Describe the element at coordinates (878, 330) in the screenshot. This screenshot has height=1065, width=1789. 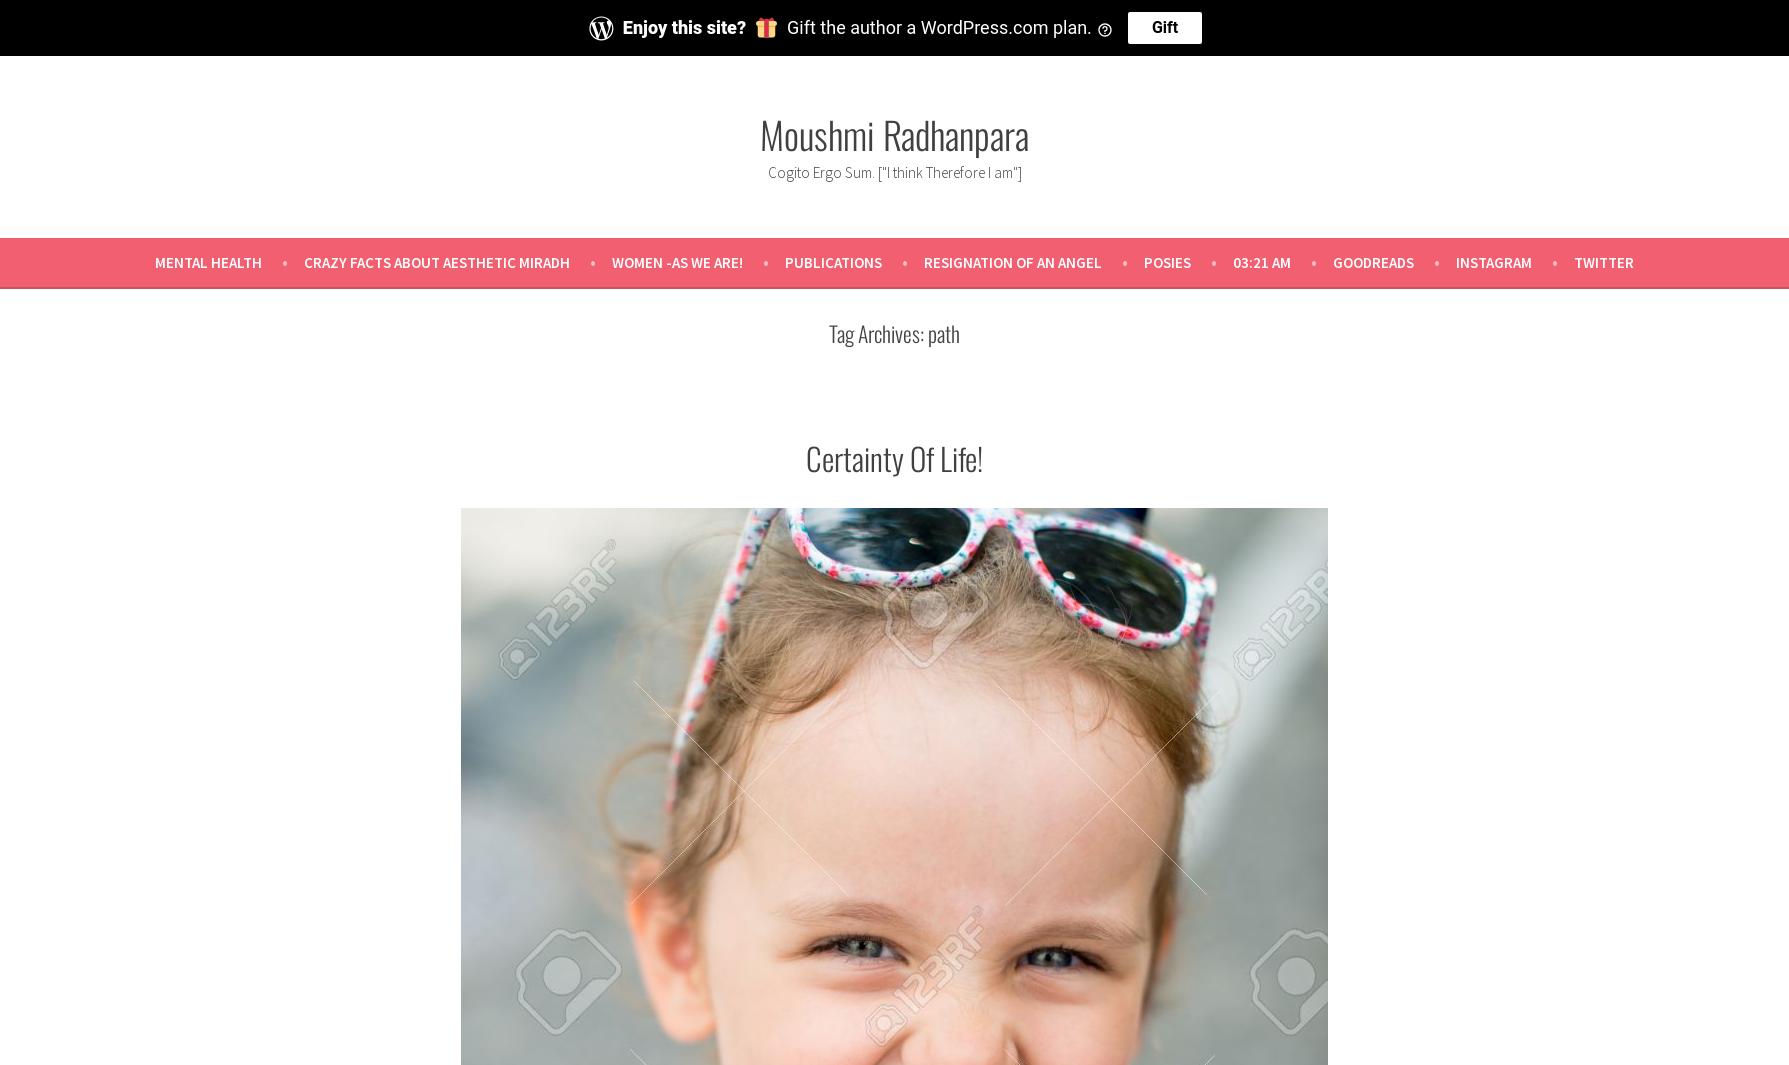
I see `'Tag Archives:'` at that location.